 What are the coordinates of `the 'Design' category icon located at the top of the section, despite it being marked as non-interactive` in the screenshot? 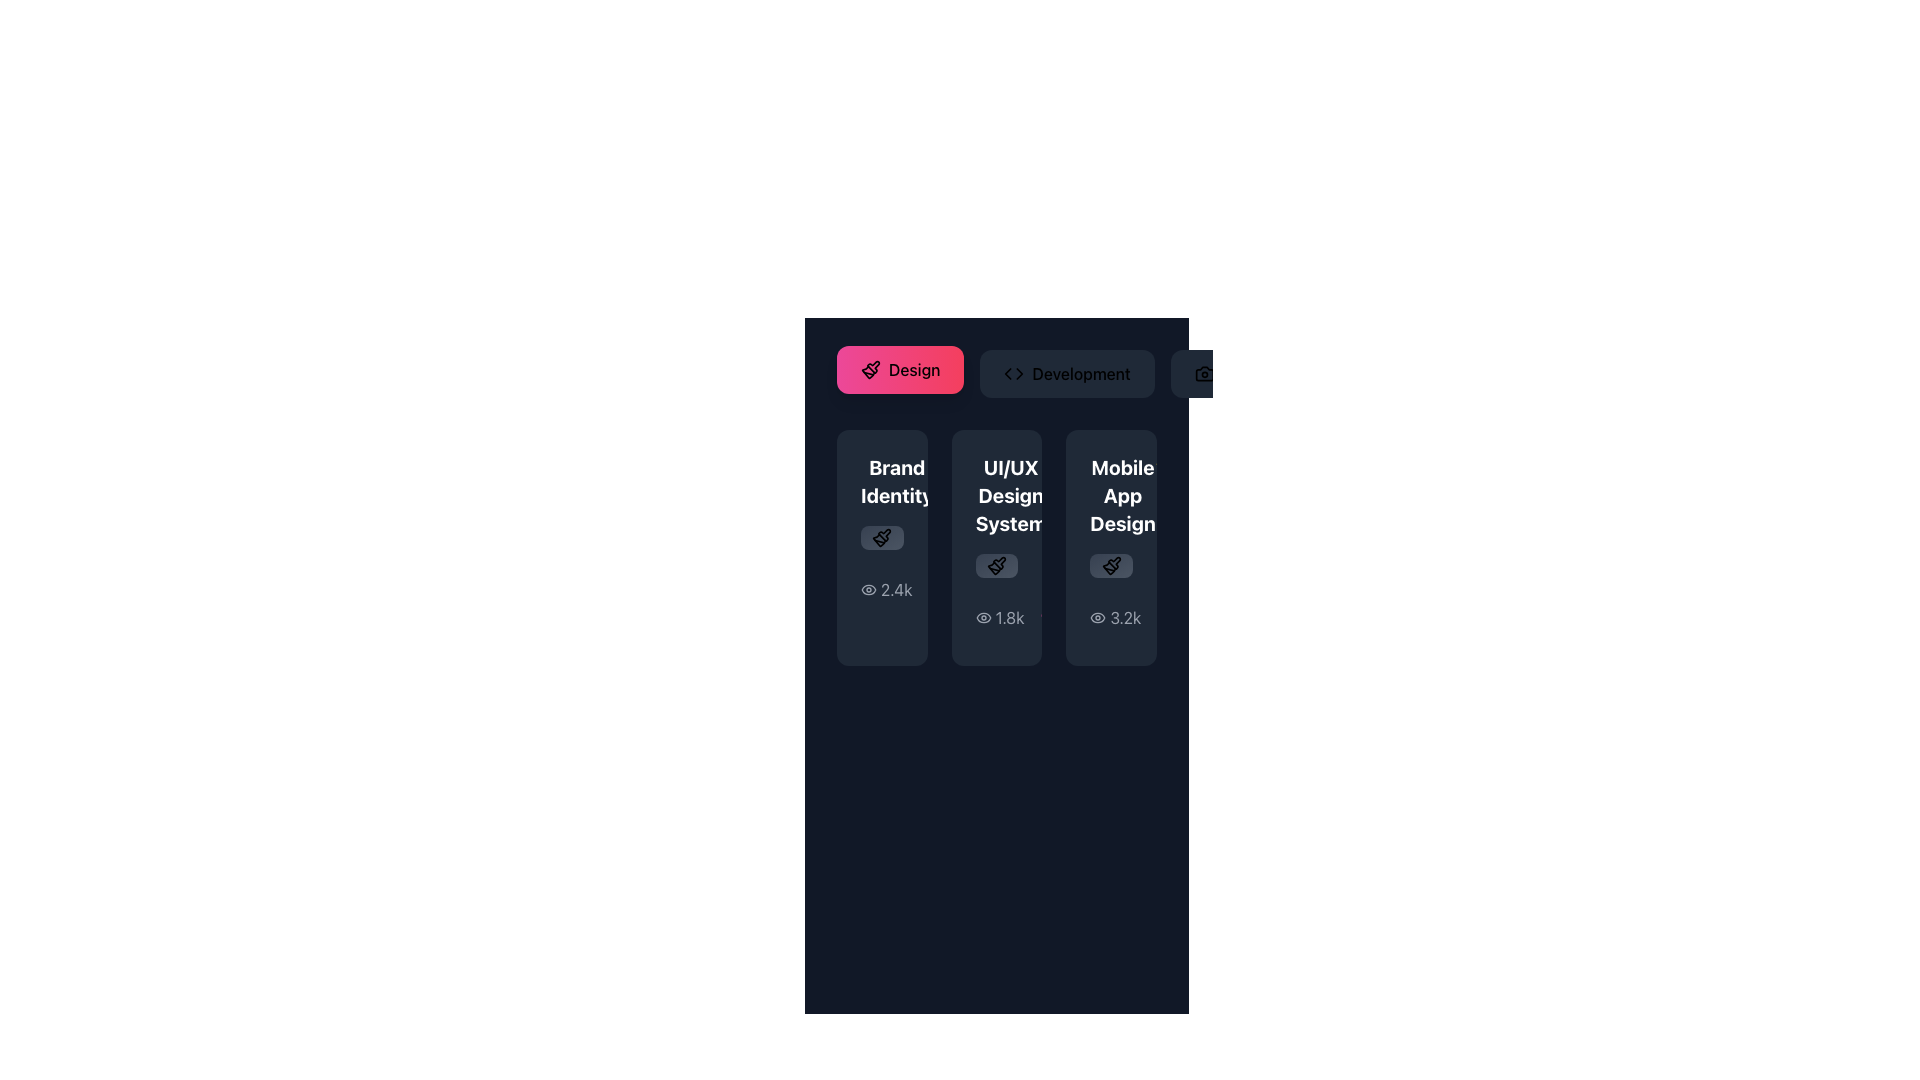 It's located at (873, 367).